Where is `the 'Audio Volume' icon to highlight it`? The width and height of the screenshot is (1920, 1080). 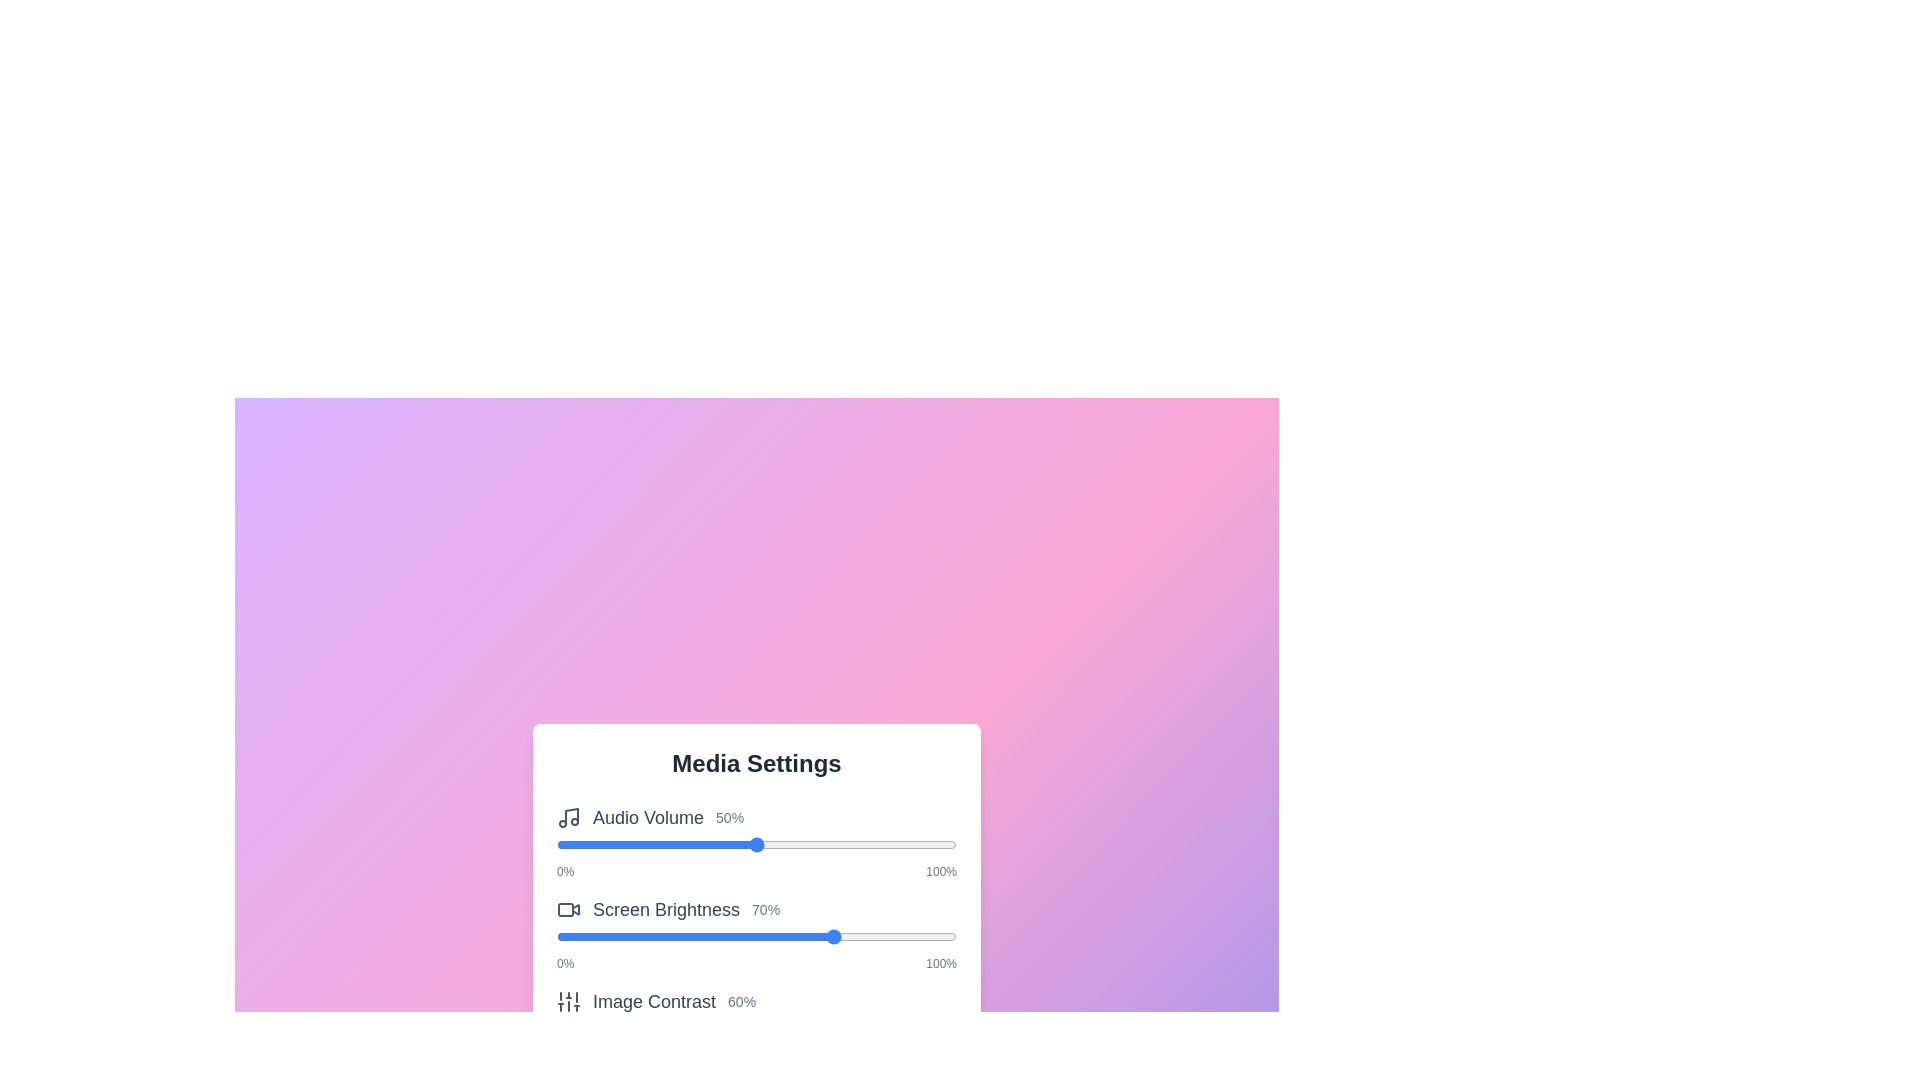
the 'Audio Volume' icon to highlight it is located at coordinates (568, 817).